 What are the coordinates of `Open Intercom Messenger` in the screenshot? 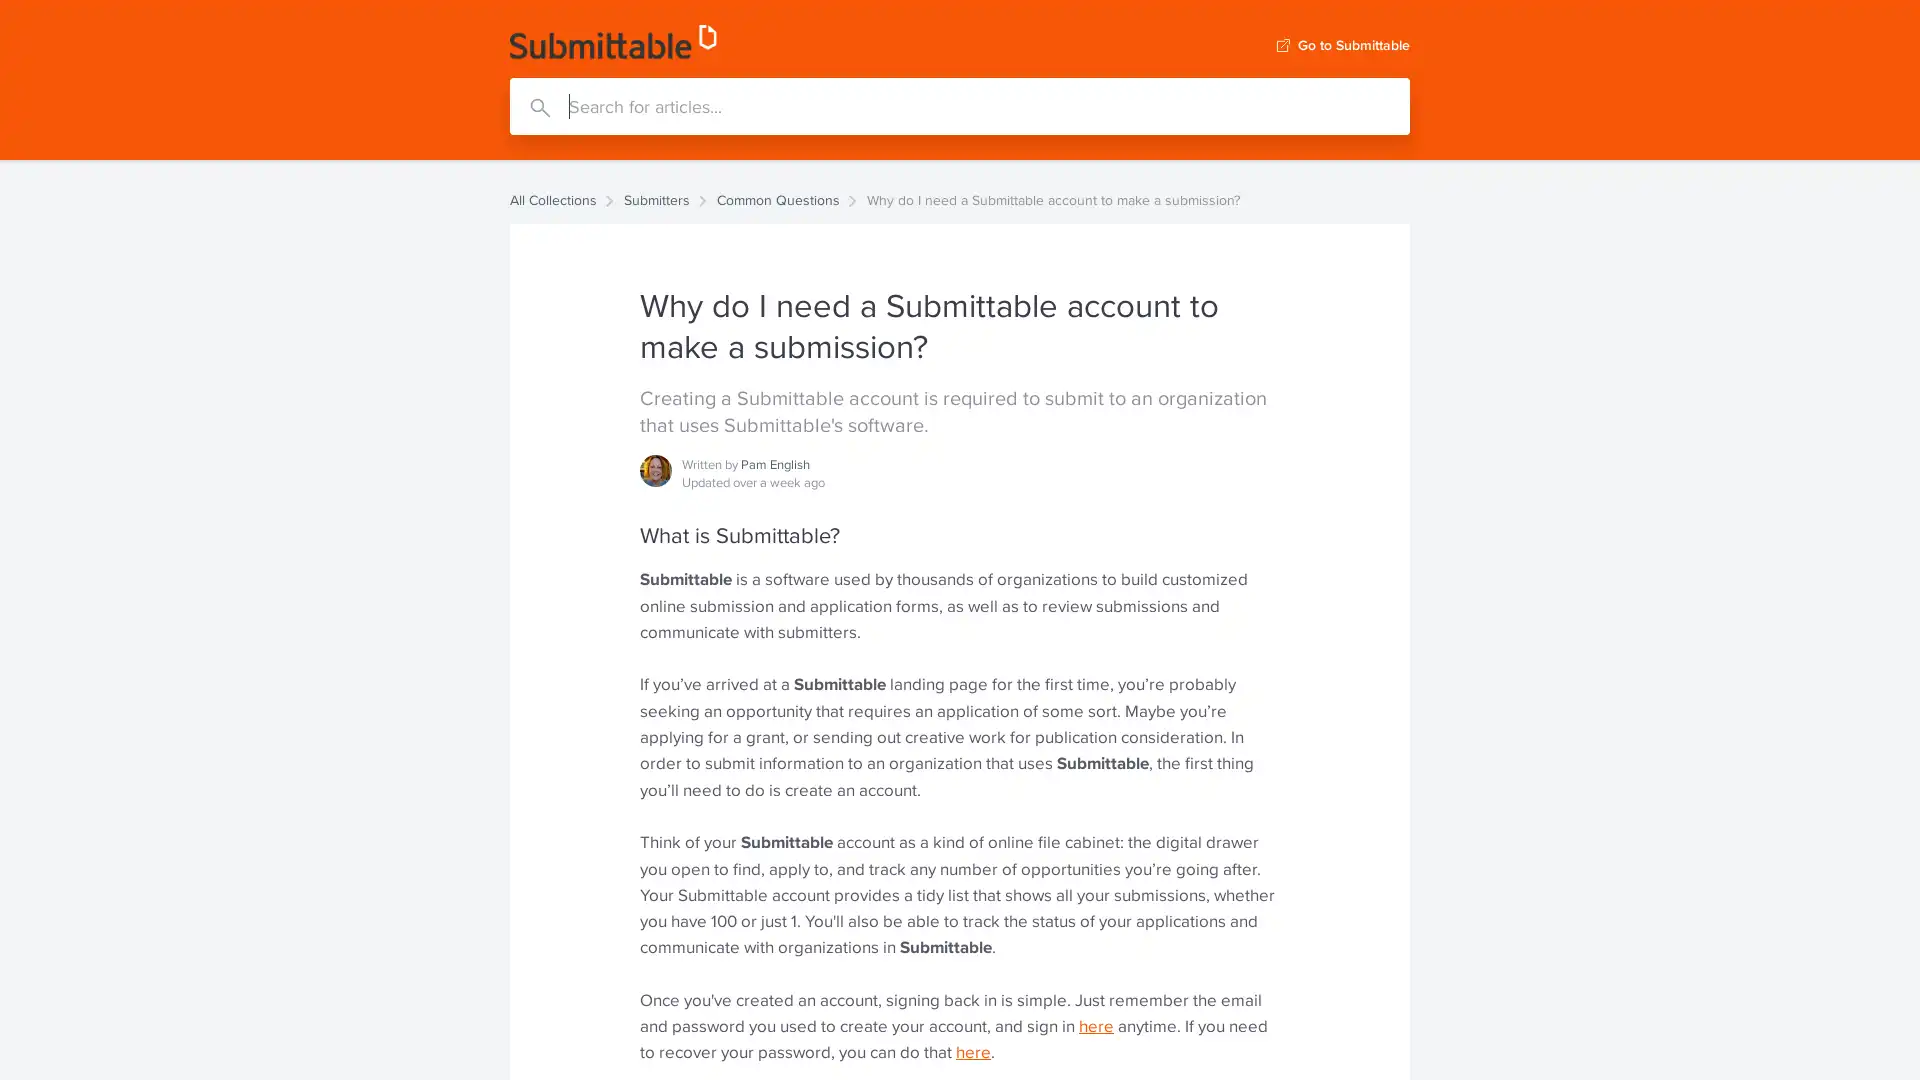 It's located at (1869, 1029).